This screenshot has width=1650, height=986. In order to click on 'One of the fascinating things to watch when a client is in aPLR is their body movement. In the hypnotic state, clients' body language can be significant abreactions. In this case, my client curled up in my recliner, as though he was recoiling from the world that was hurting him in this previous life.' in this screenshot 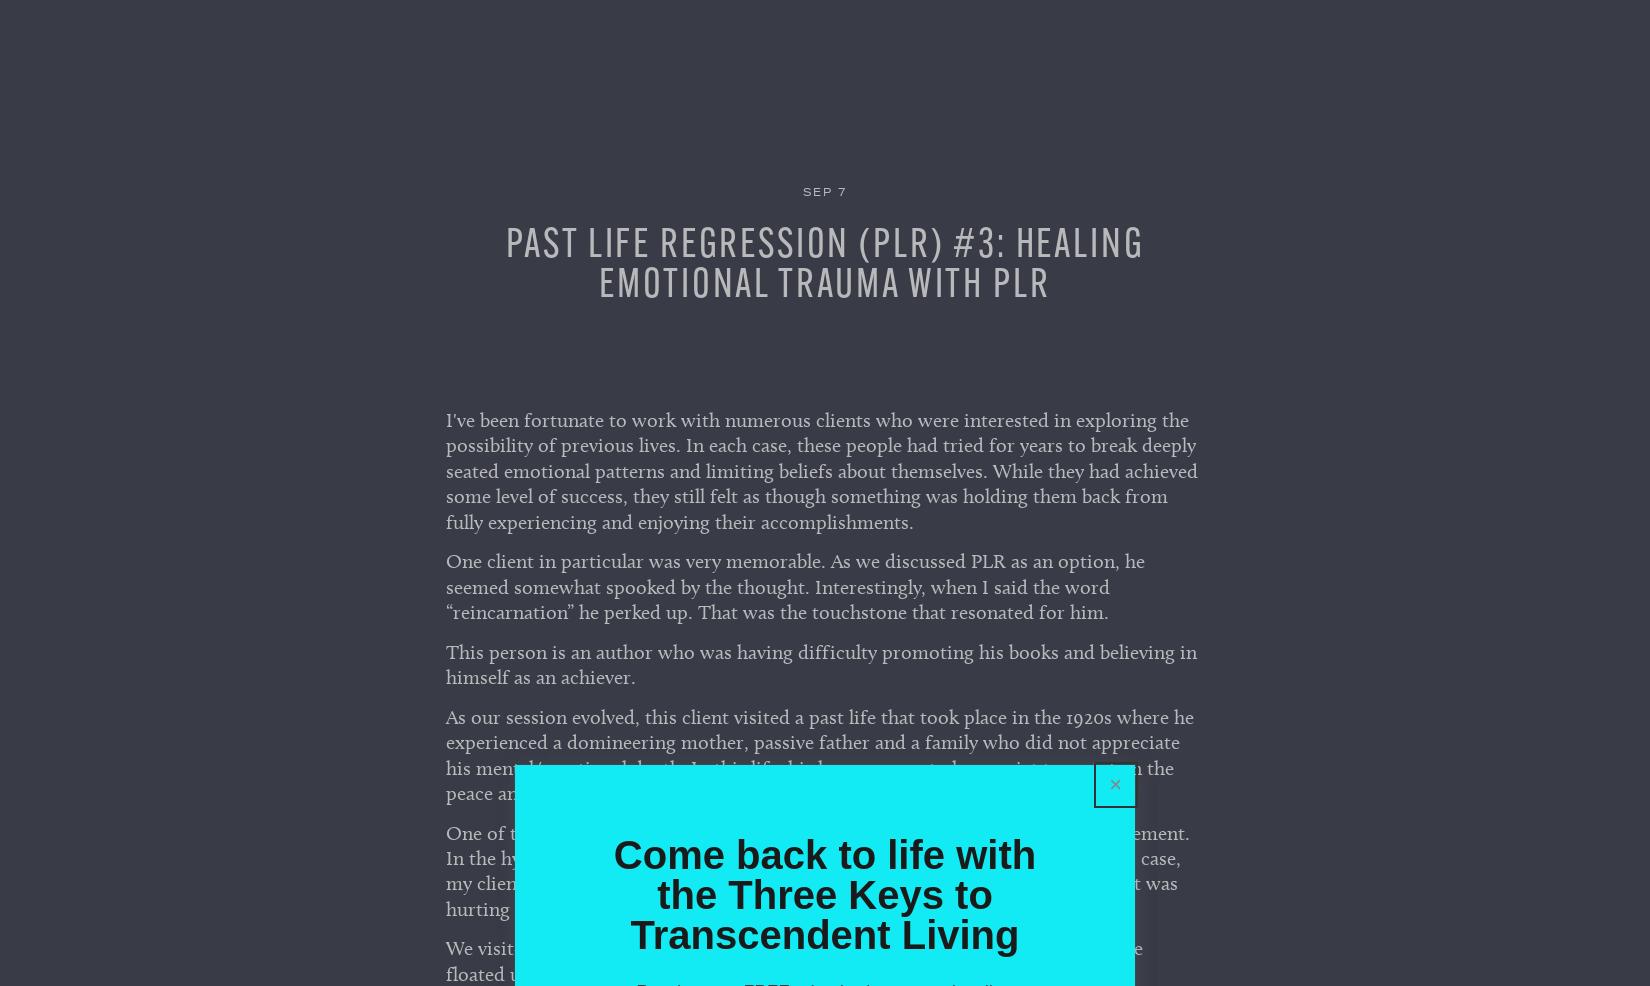, I will do `click(816, 876)`.